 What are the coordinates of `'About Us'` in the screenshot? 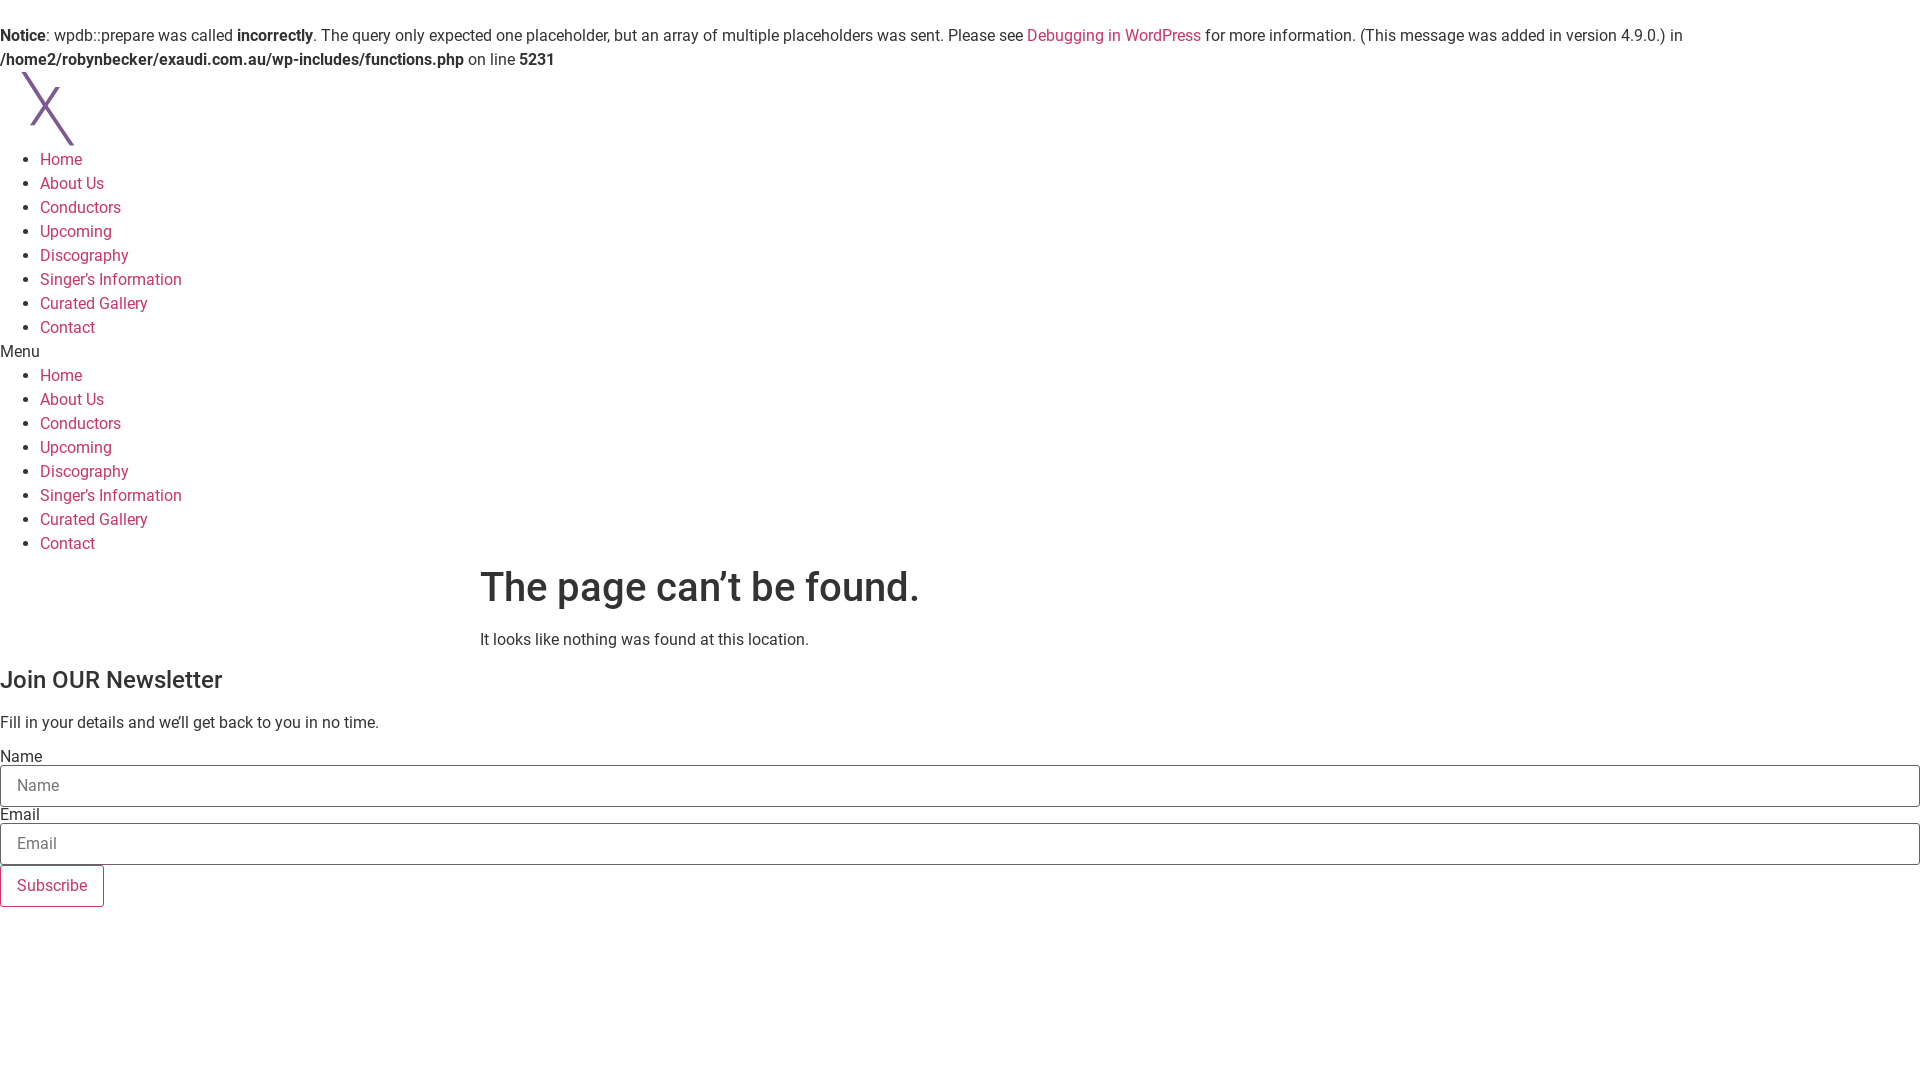 It's located at (72, 399).